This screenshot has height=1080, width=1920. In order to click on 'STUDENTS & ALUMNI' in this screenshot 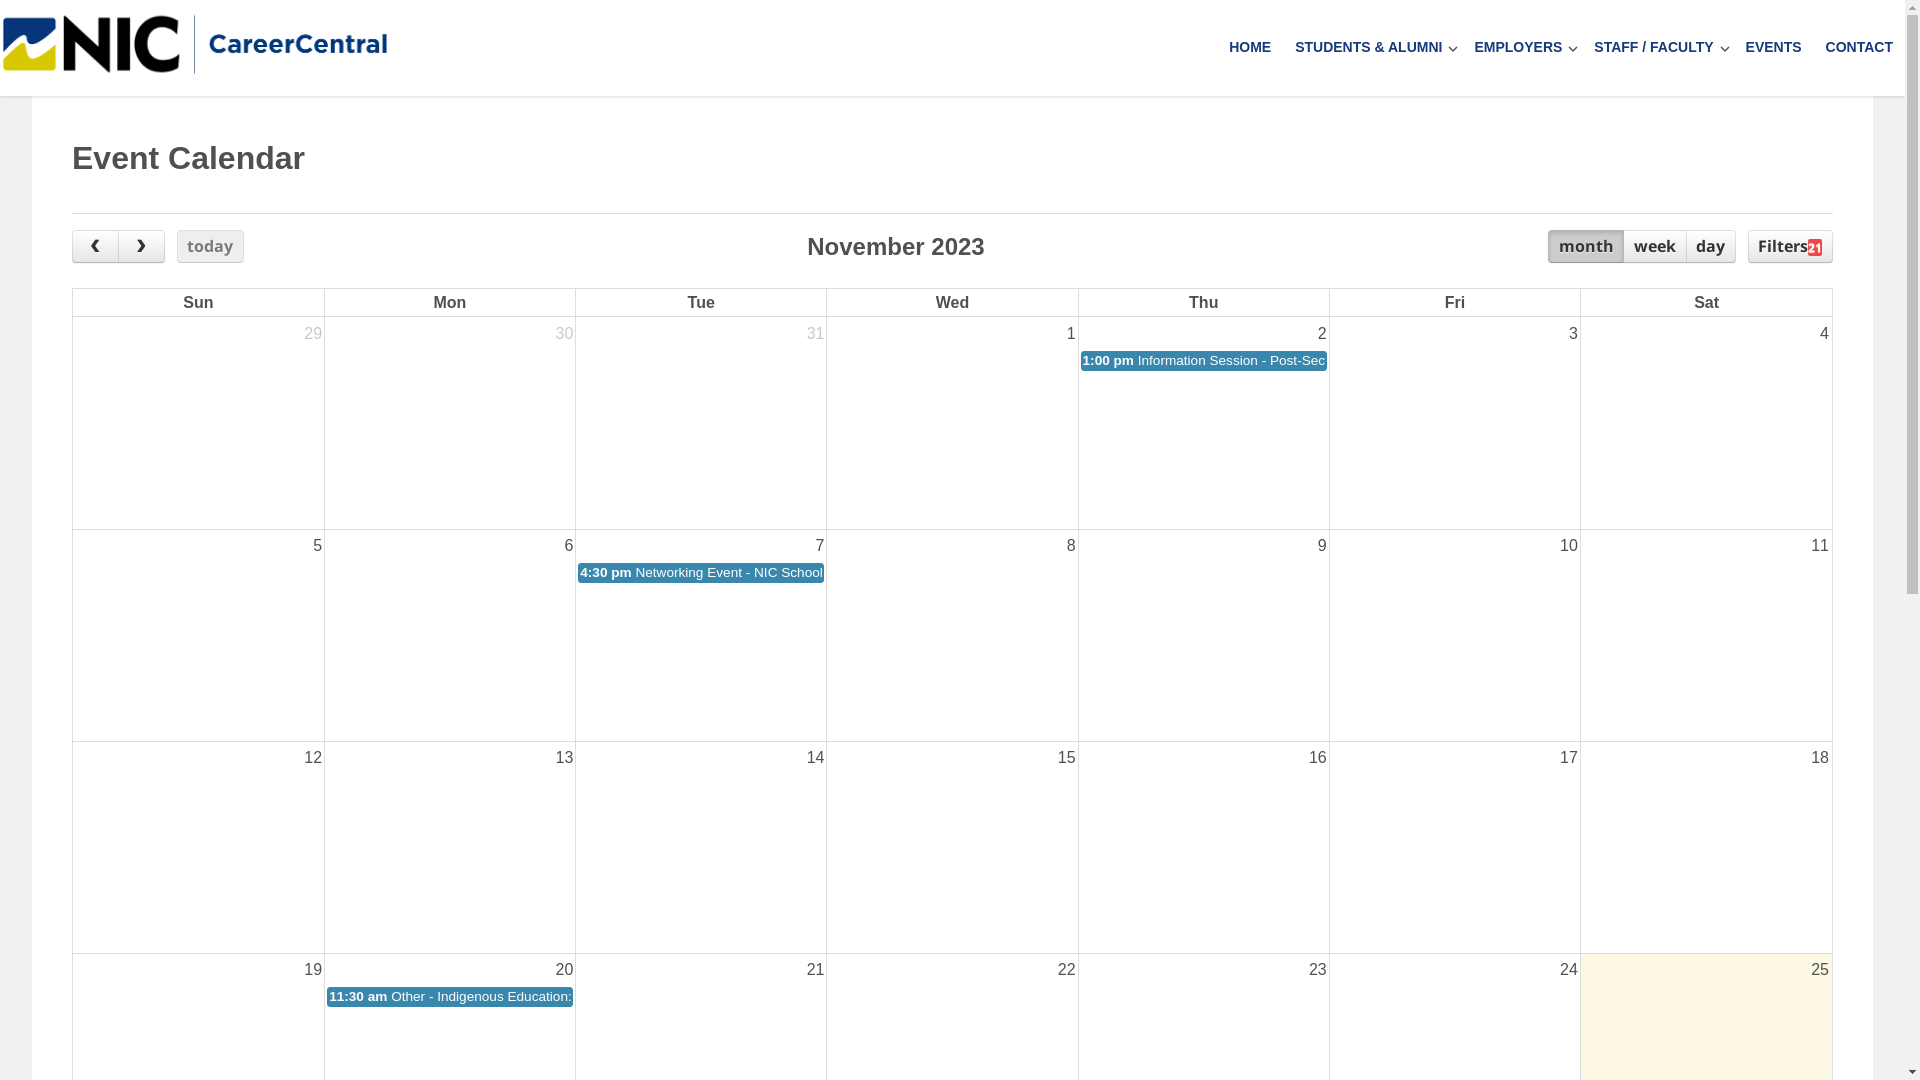, I will do `click(1282, 46)`.